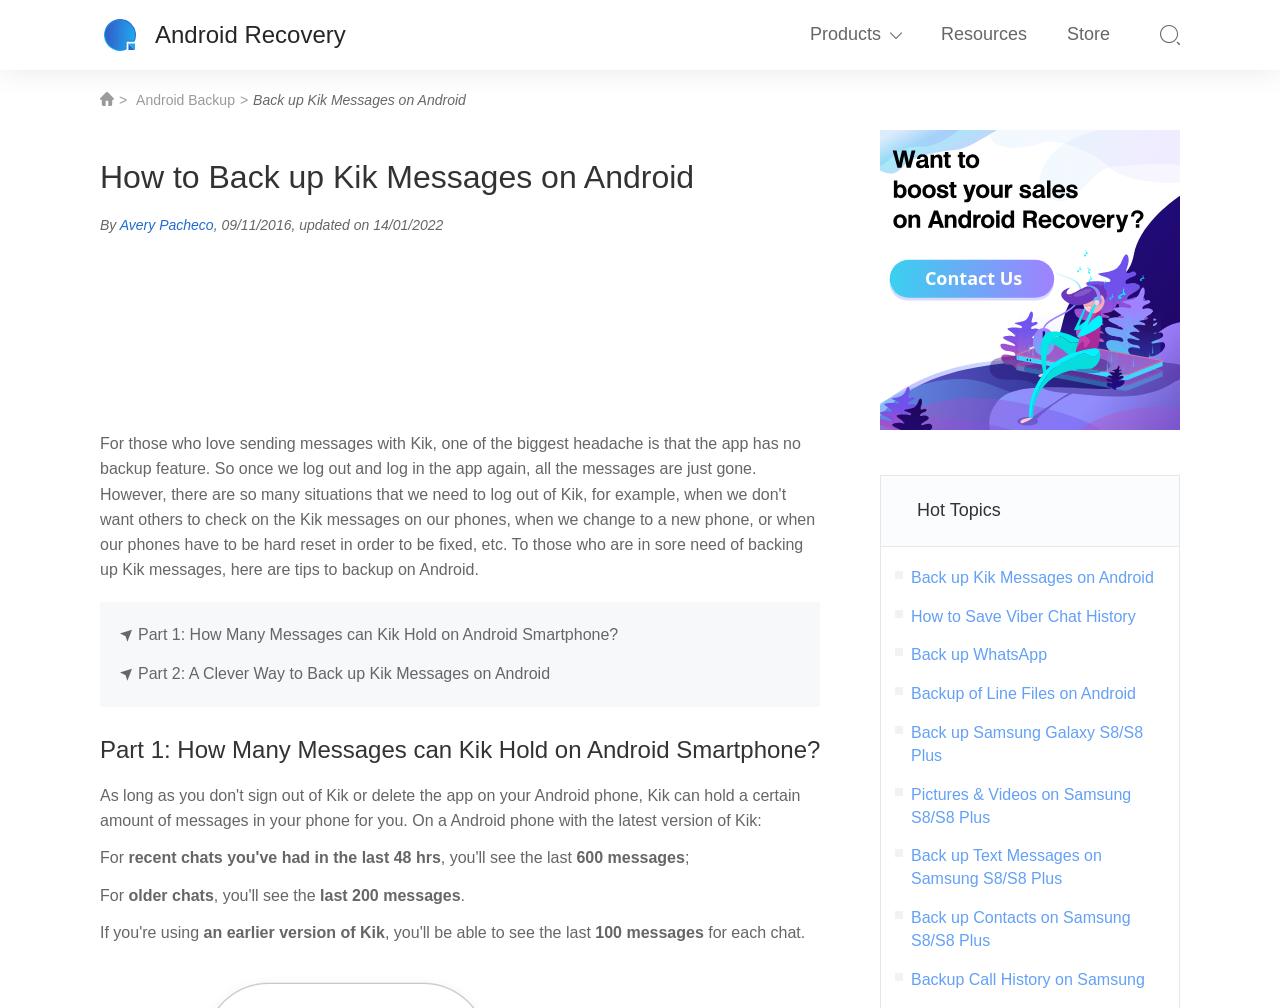  What do you see at coordinates (539, 283) in the screenshot?
I see `'Broken
Android Data Extraction'` at bounding box center [539, 283].